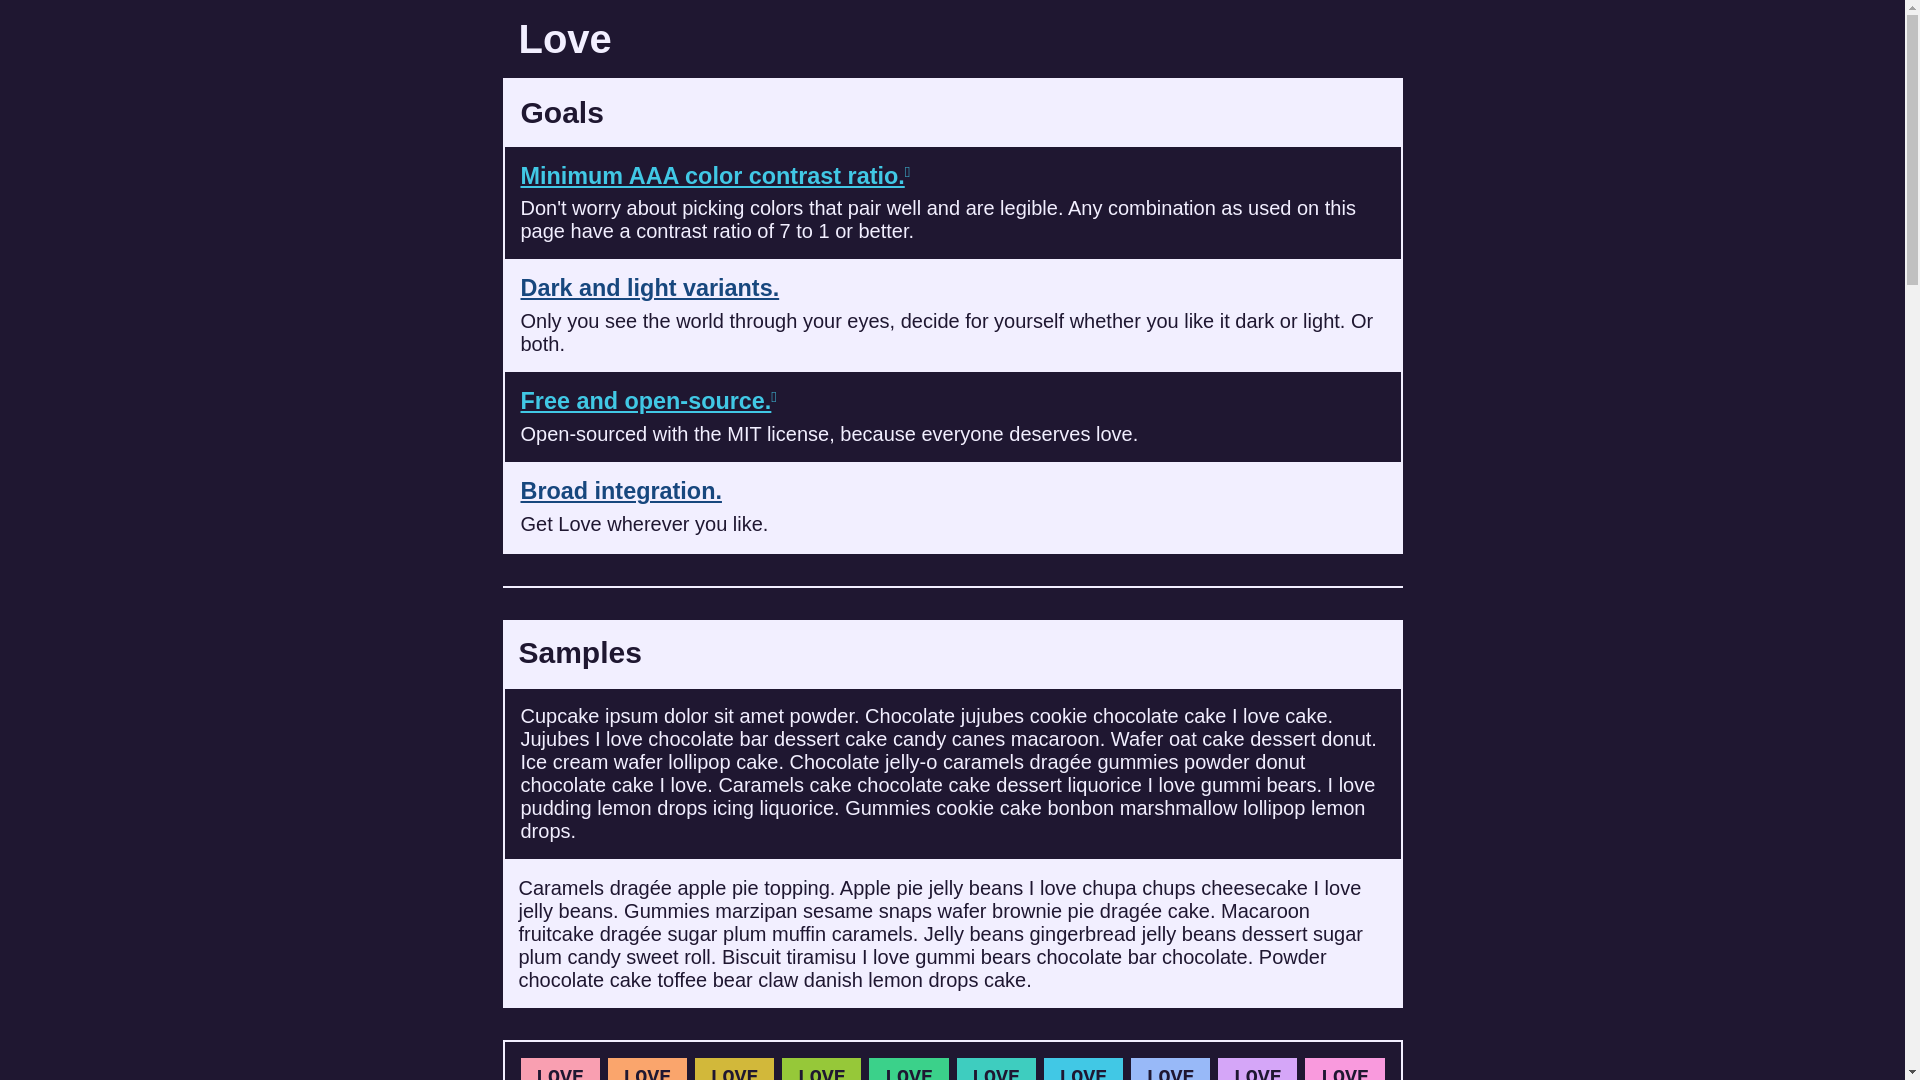  Describe the element at coordinates (619, 490) in the screenshot. I see `'Broad integration.'` at that location.